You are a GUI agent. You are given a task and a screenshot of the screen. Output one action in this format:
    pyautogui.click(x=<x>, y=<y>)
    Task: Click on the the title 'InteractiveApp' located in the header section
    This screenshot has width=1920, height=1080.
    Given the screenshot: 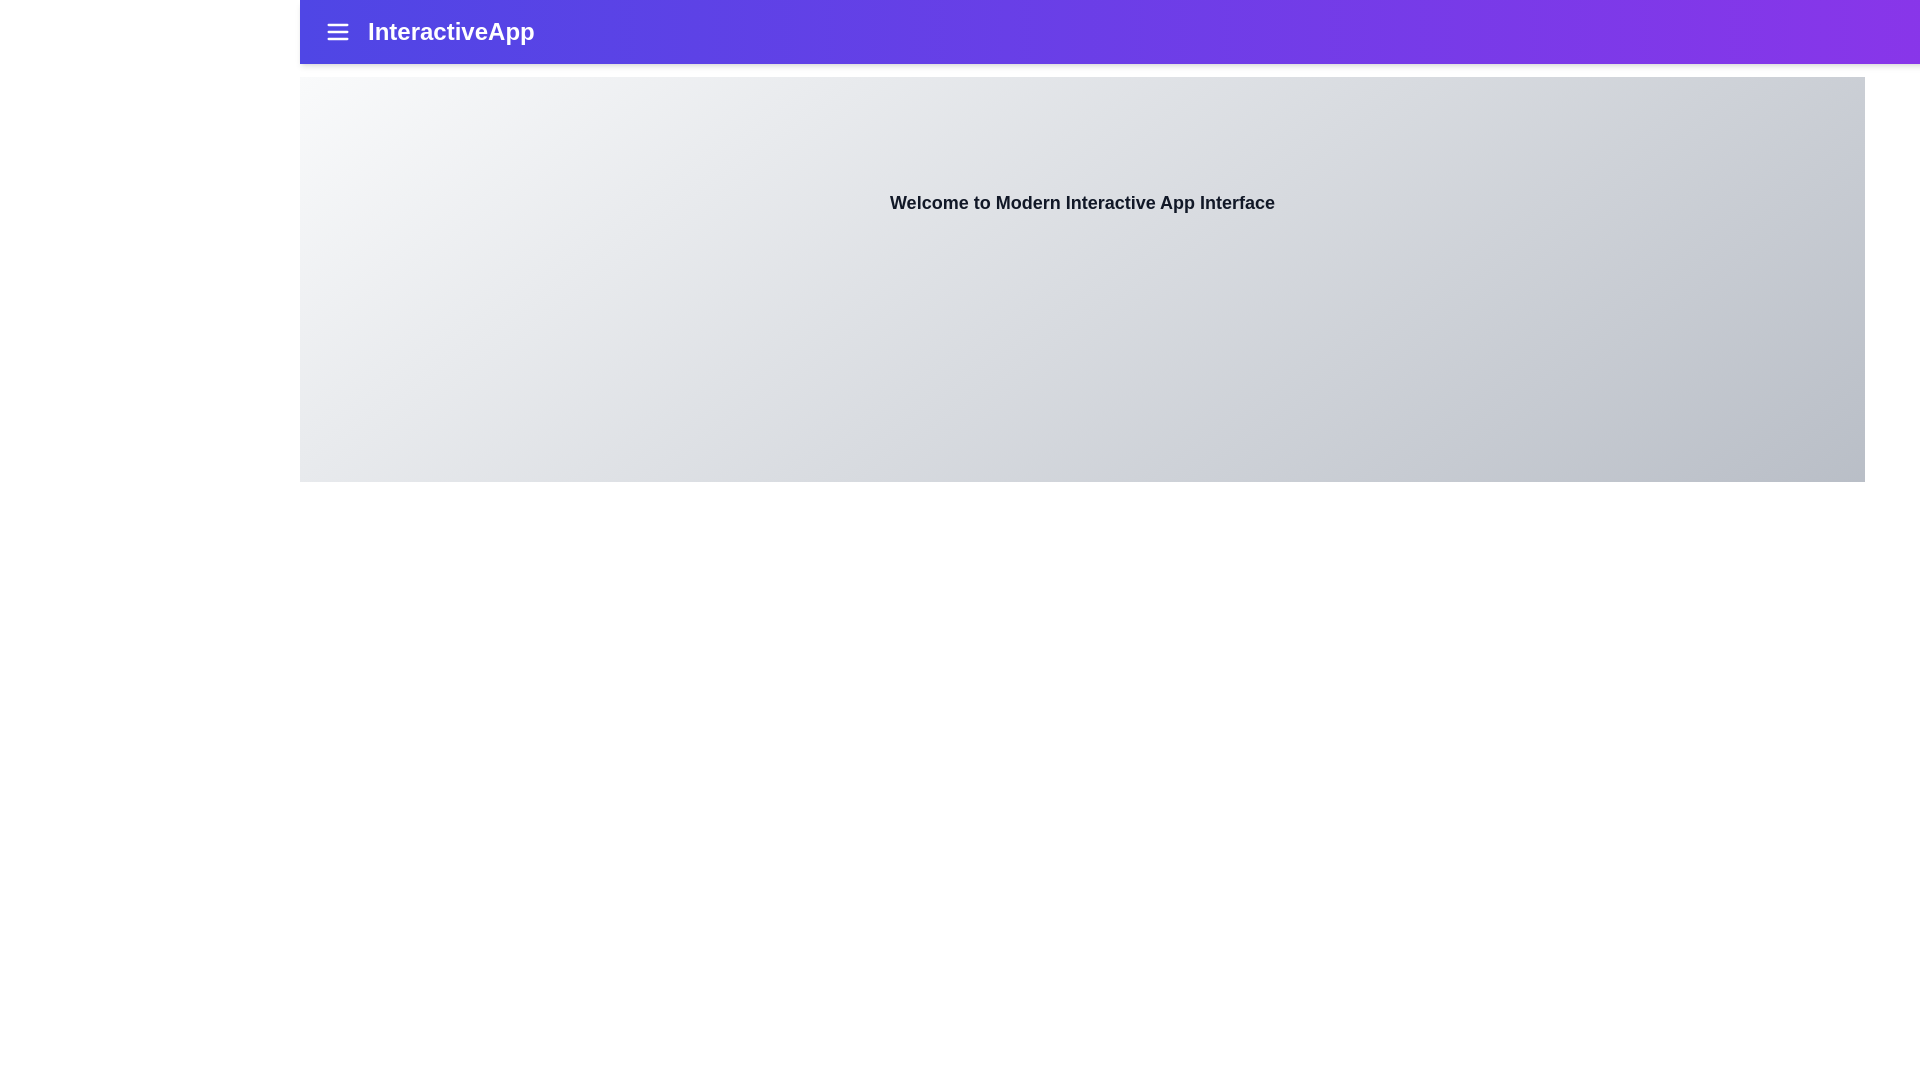 What is the action you would take?
    pyautogui.click(x=450, y=31)
    